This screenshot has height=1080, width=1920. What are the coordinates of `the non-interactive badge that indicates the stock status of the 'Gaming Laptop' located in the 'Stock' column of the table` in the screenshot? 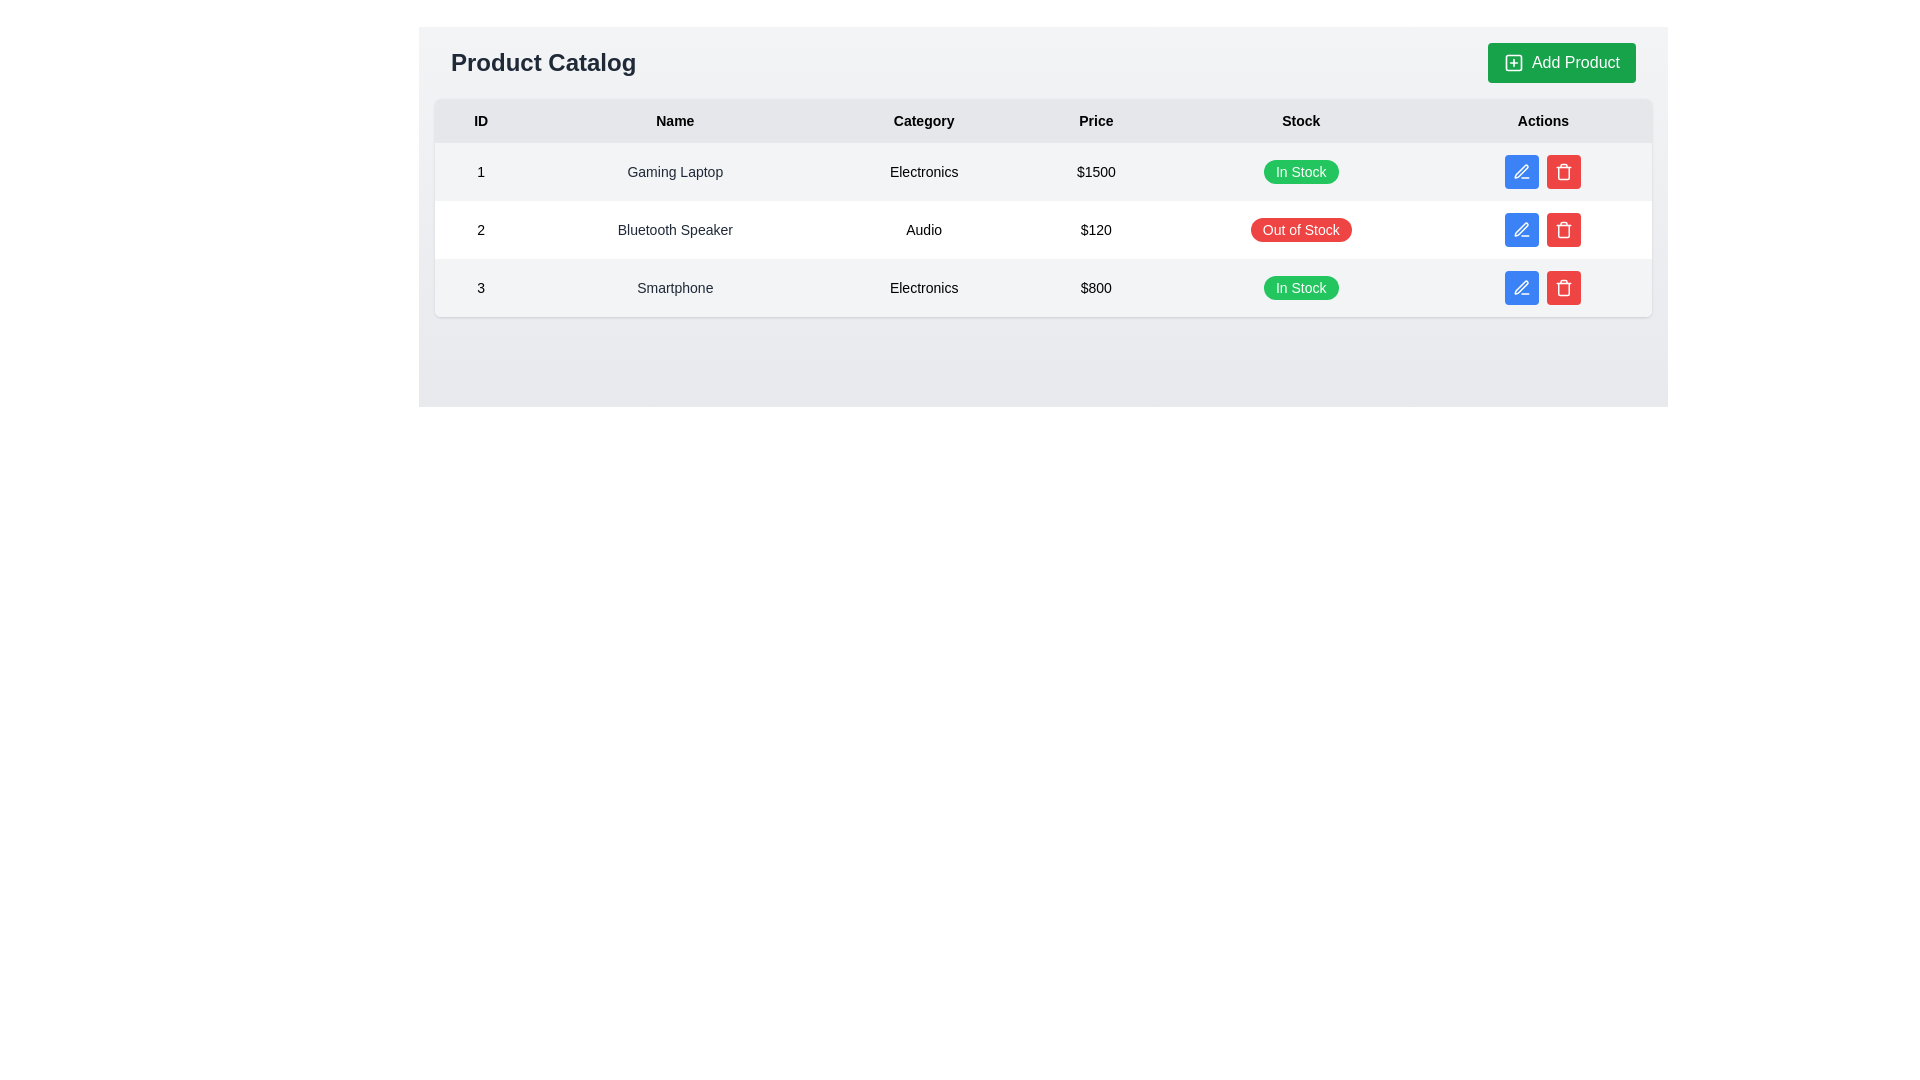 It's located at (1301, 171).